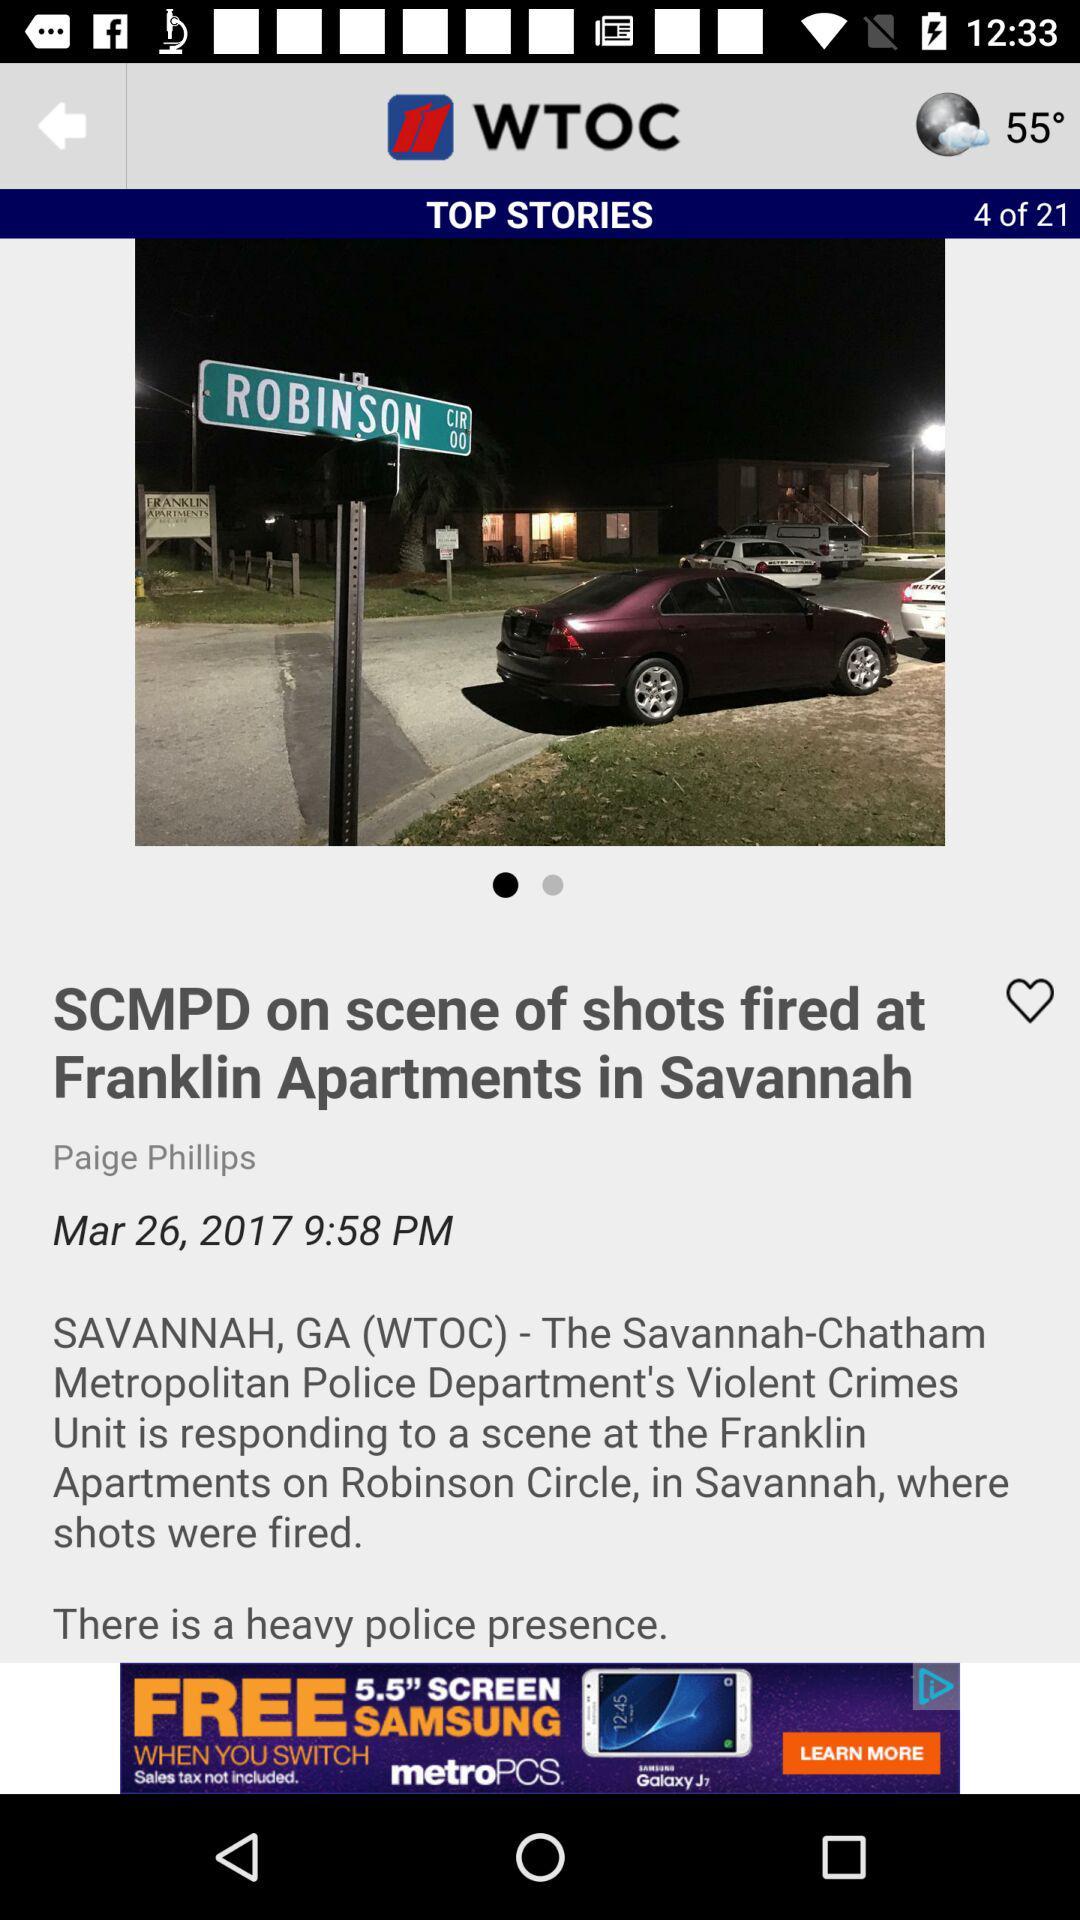  I want to click on website, so click(540, 124).